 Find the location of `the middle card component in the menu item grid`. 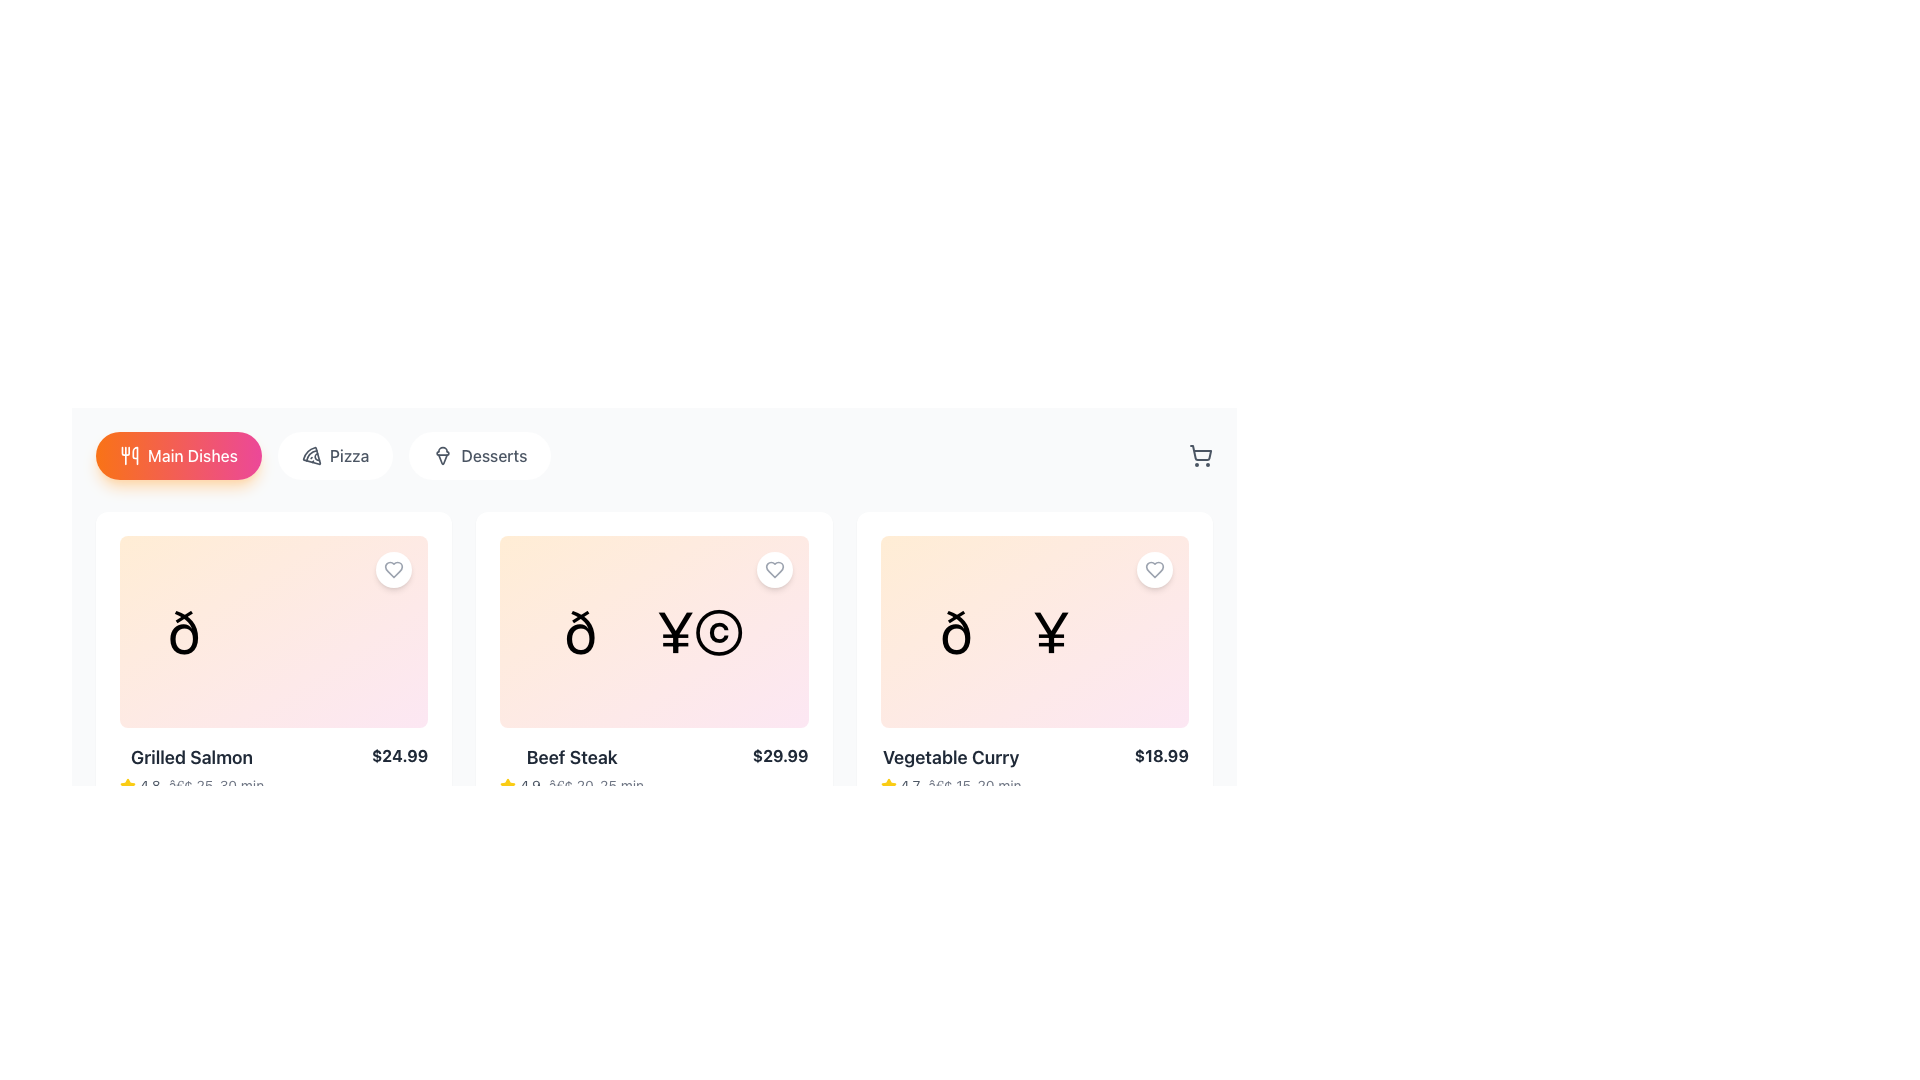

the middle card component in the menu item grid is located at coordinates (654, 690).